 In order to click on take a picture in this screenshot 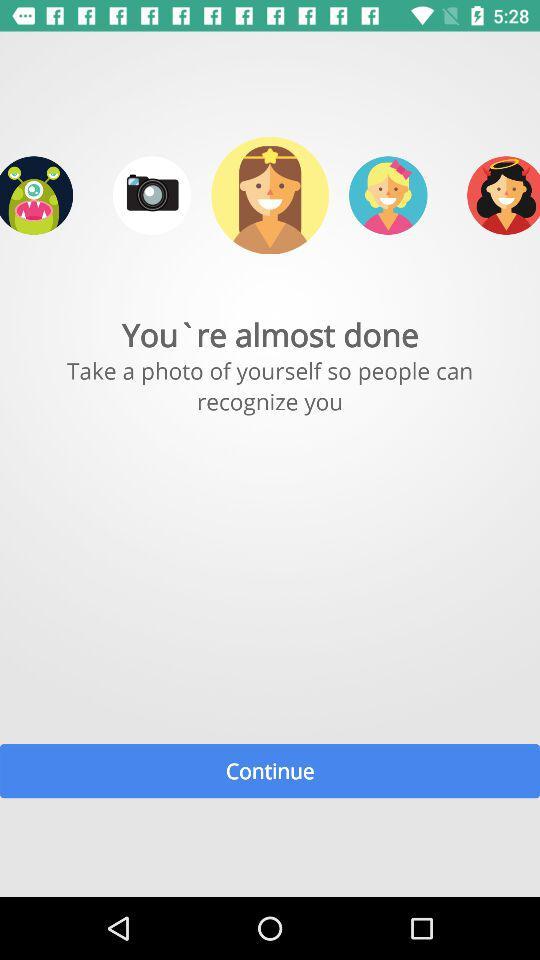, I will do `click(151, 195)`.